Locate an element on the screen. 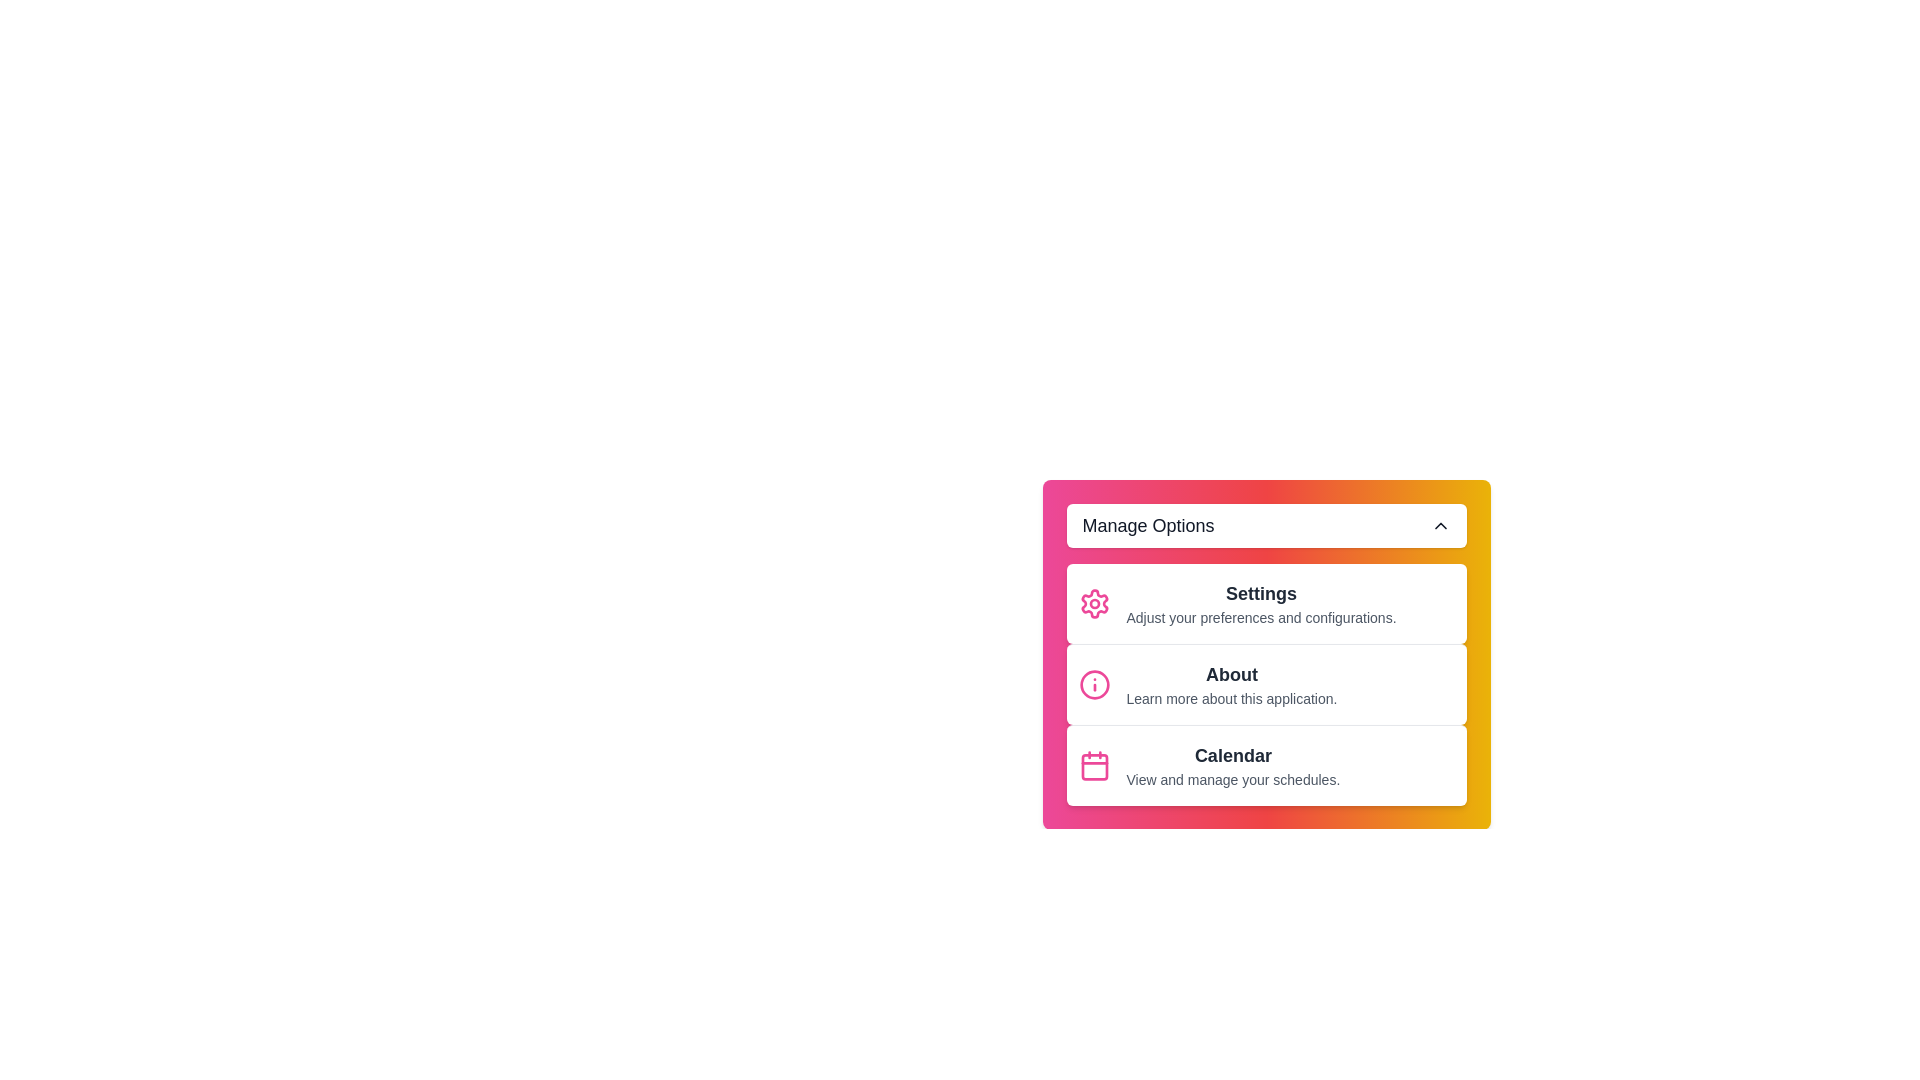 The width and height of the screenshot is (1920, 1080). the icon for About is located at coordinates (1093, 684).